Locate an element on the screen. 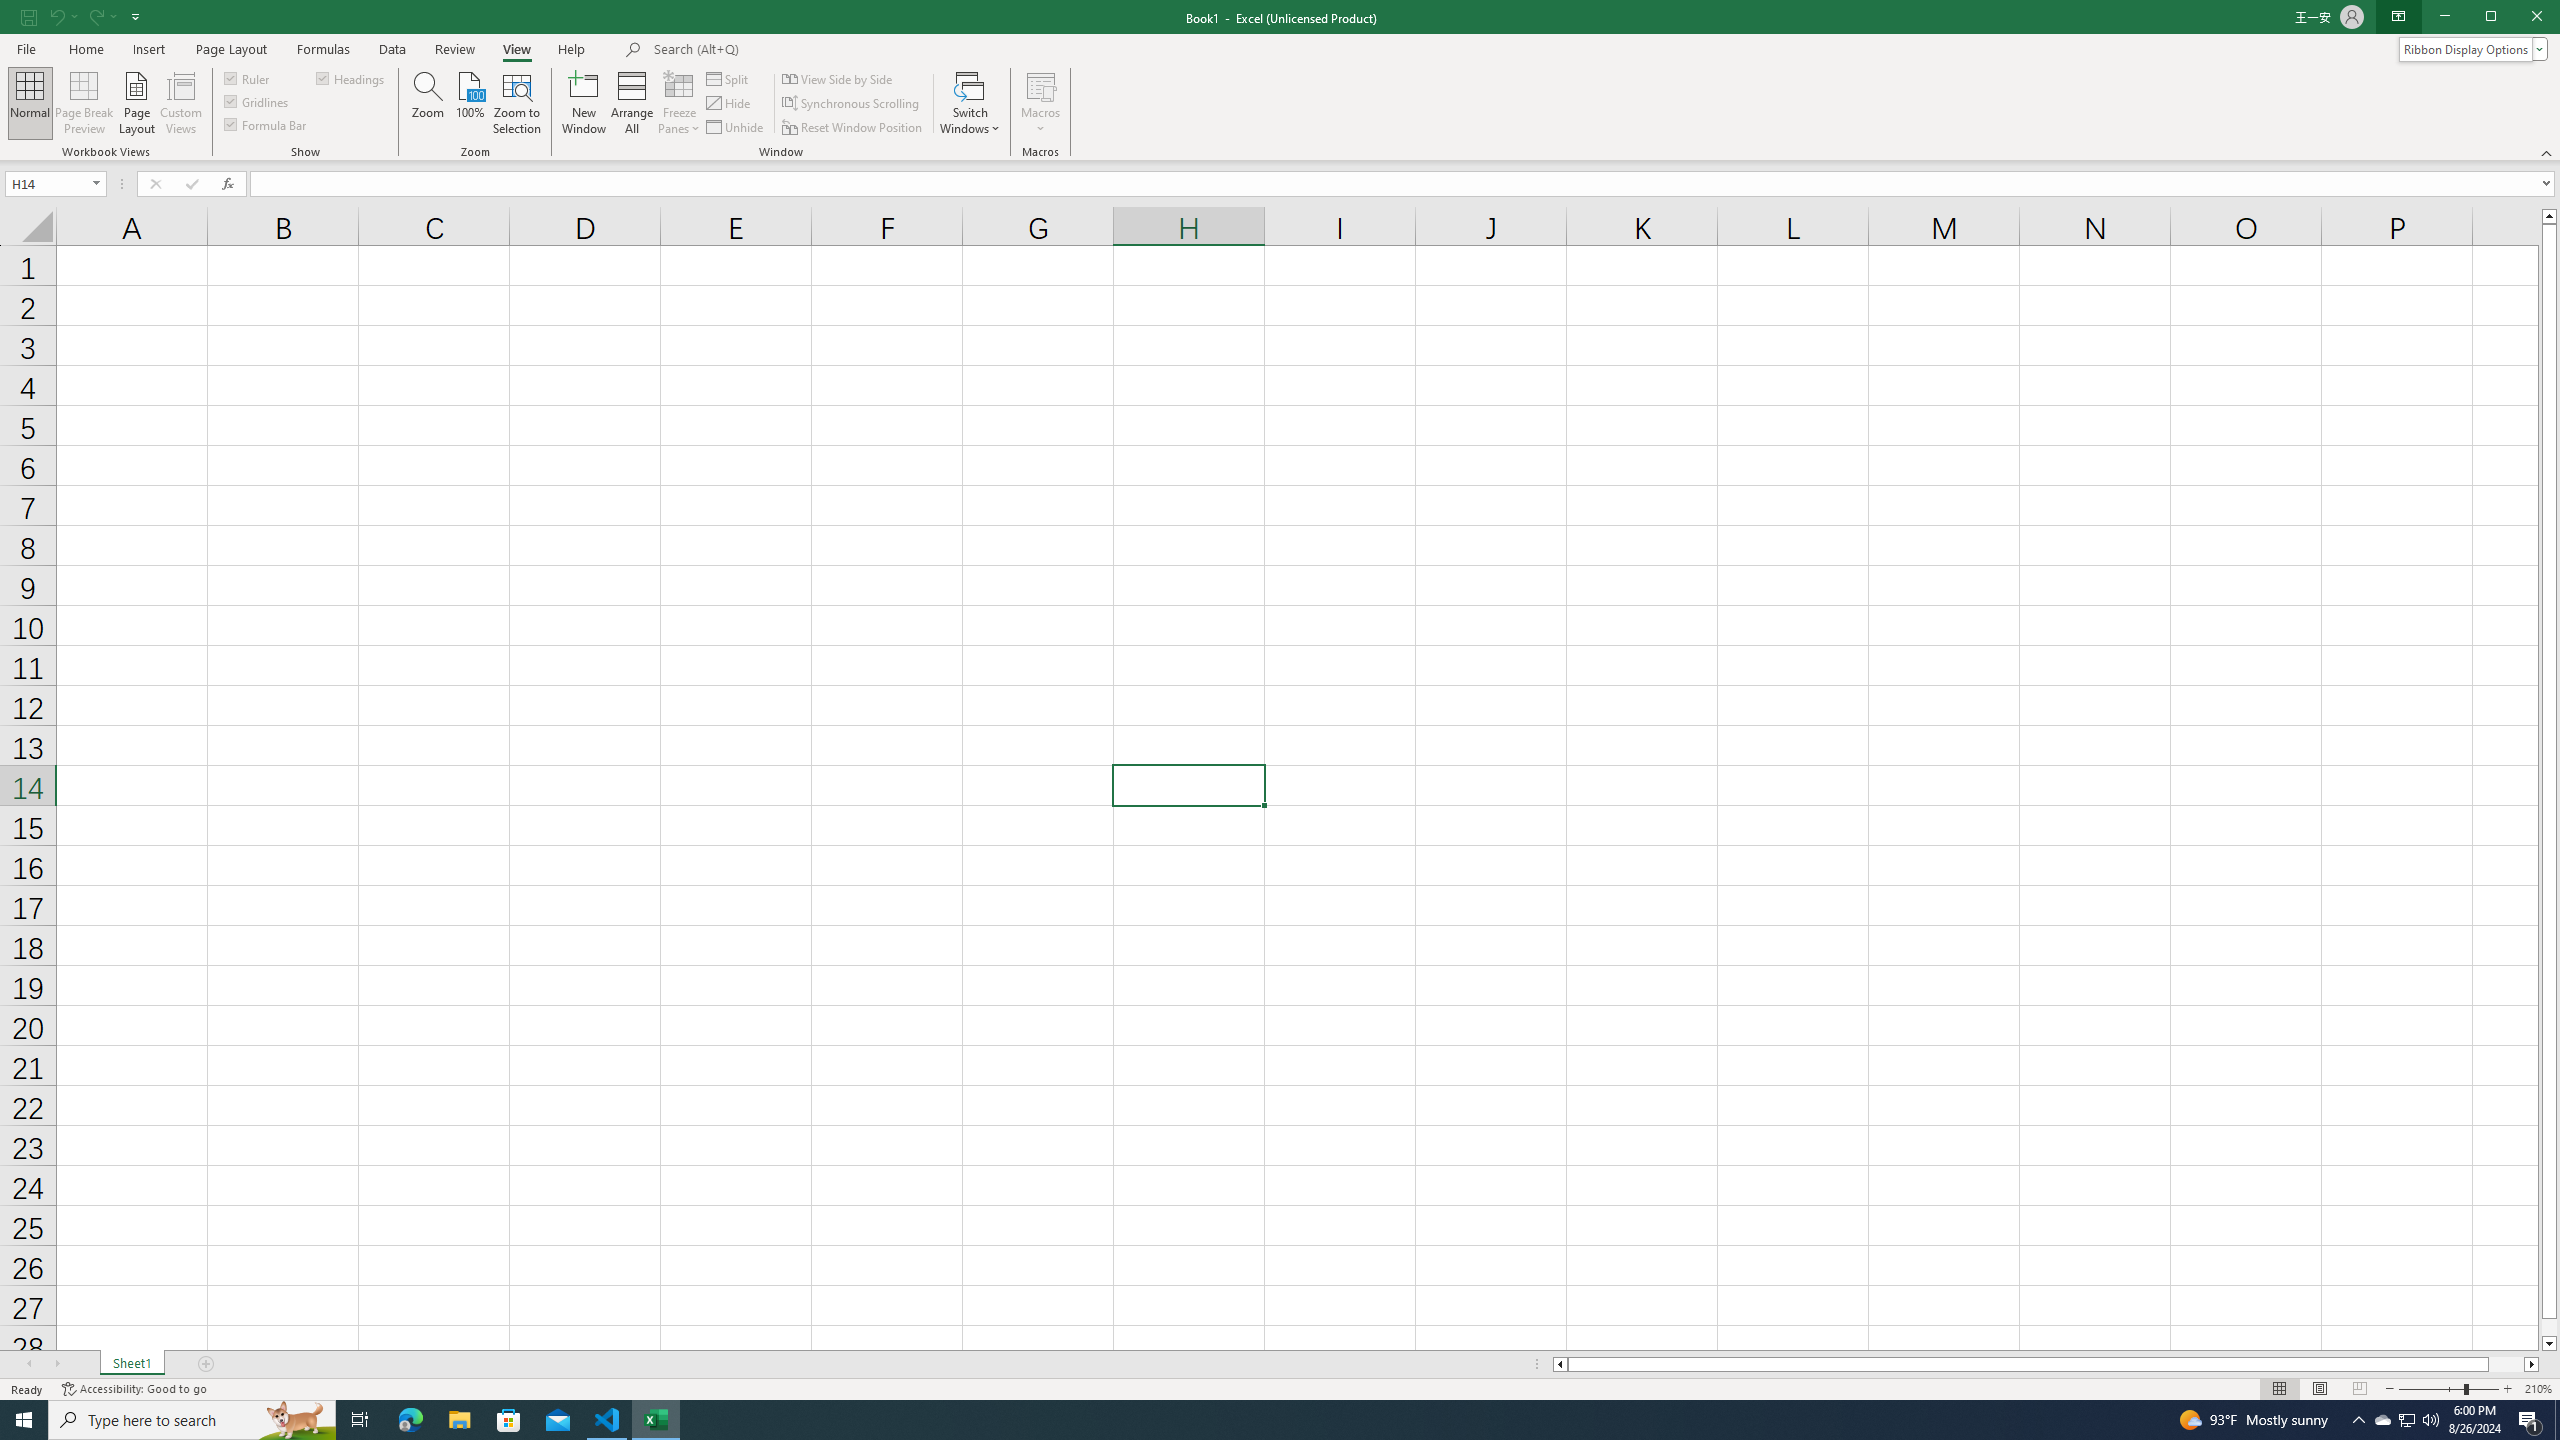  'Split' is located at coordinates (729, 78).